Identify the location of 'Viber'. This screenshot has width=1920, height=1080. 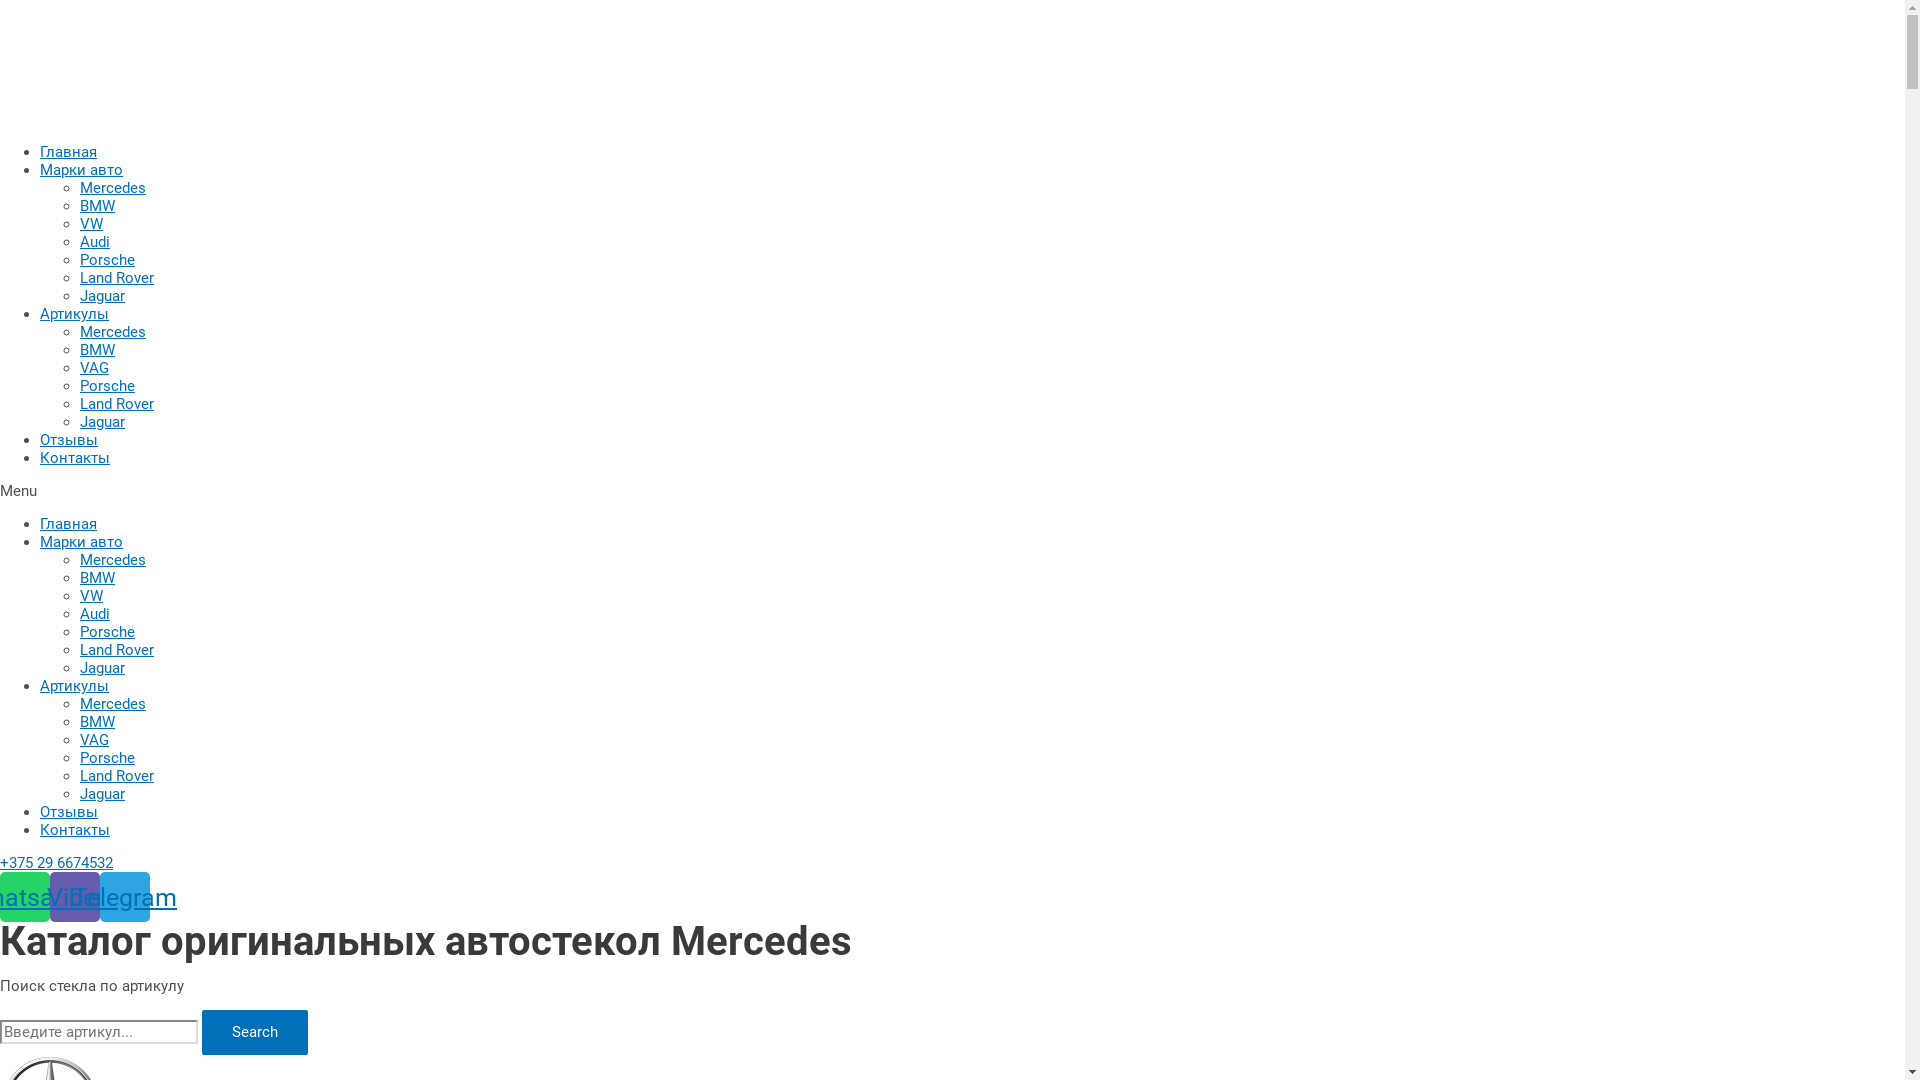
(49, 896).